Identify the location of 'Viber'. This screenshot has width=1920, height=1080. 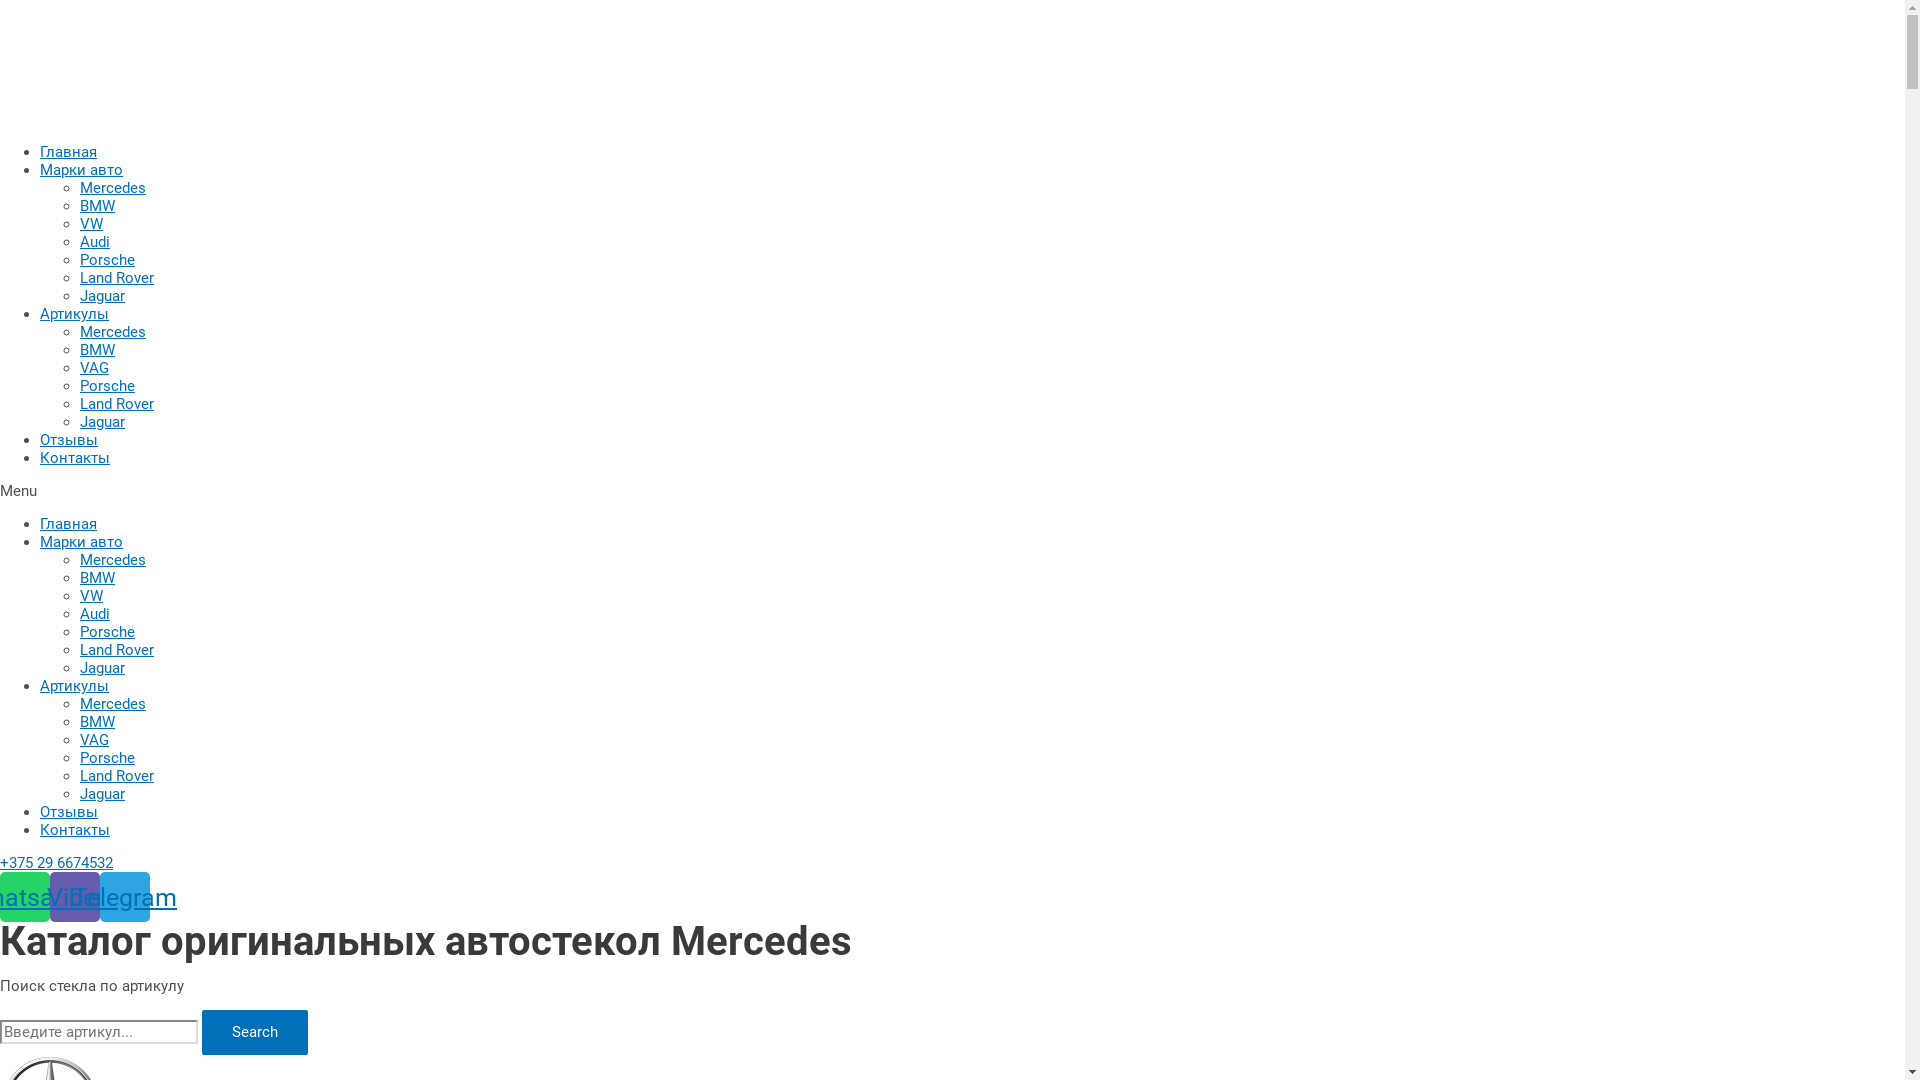
(49, 896).